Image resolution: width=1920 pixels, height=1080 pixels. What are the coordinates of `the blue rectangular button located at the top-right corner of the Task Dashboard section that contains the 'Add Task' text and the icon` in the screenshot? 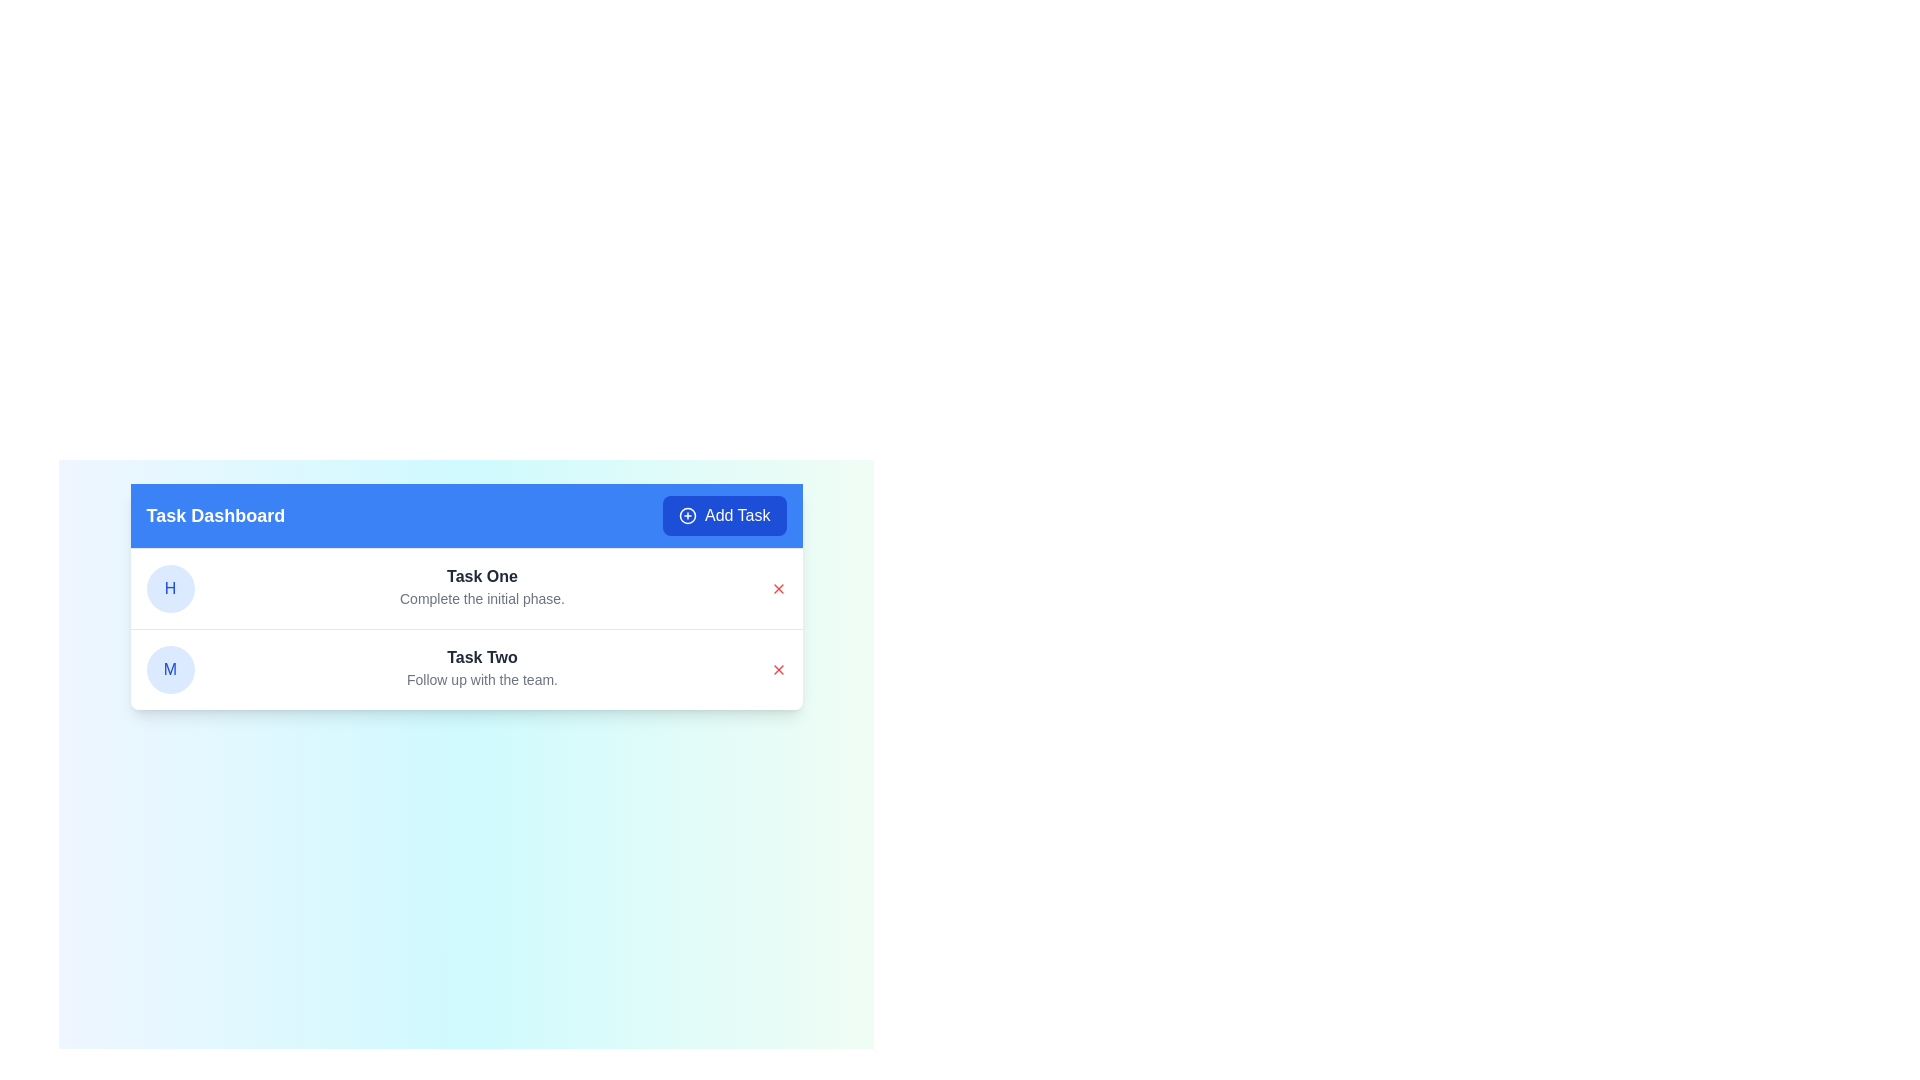 It's located at (687, 515).